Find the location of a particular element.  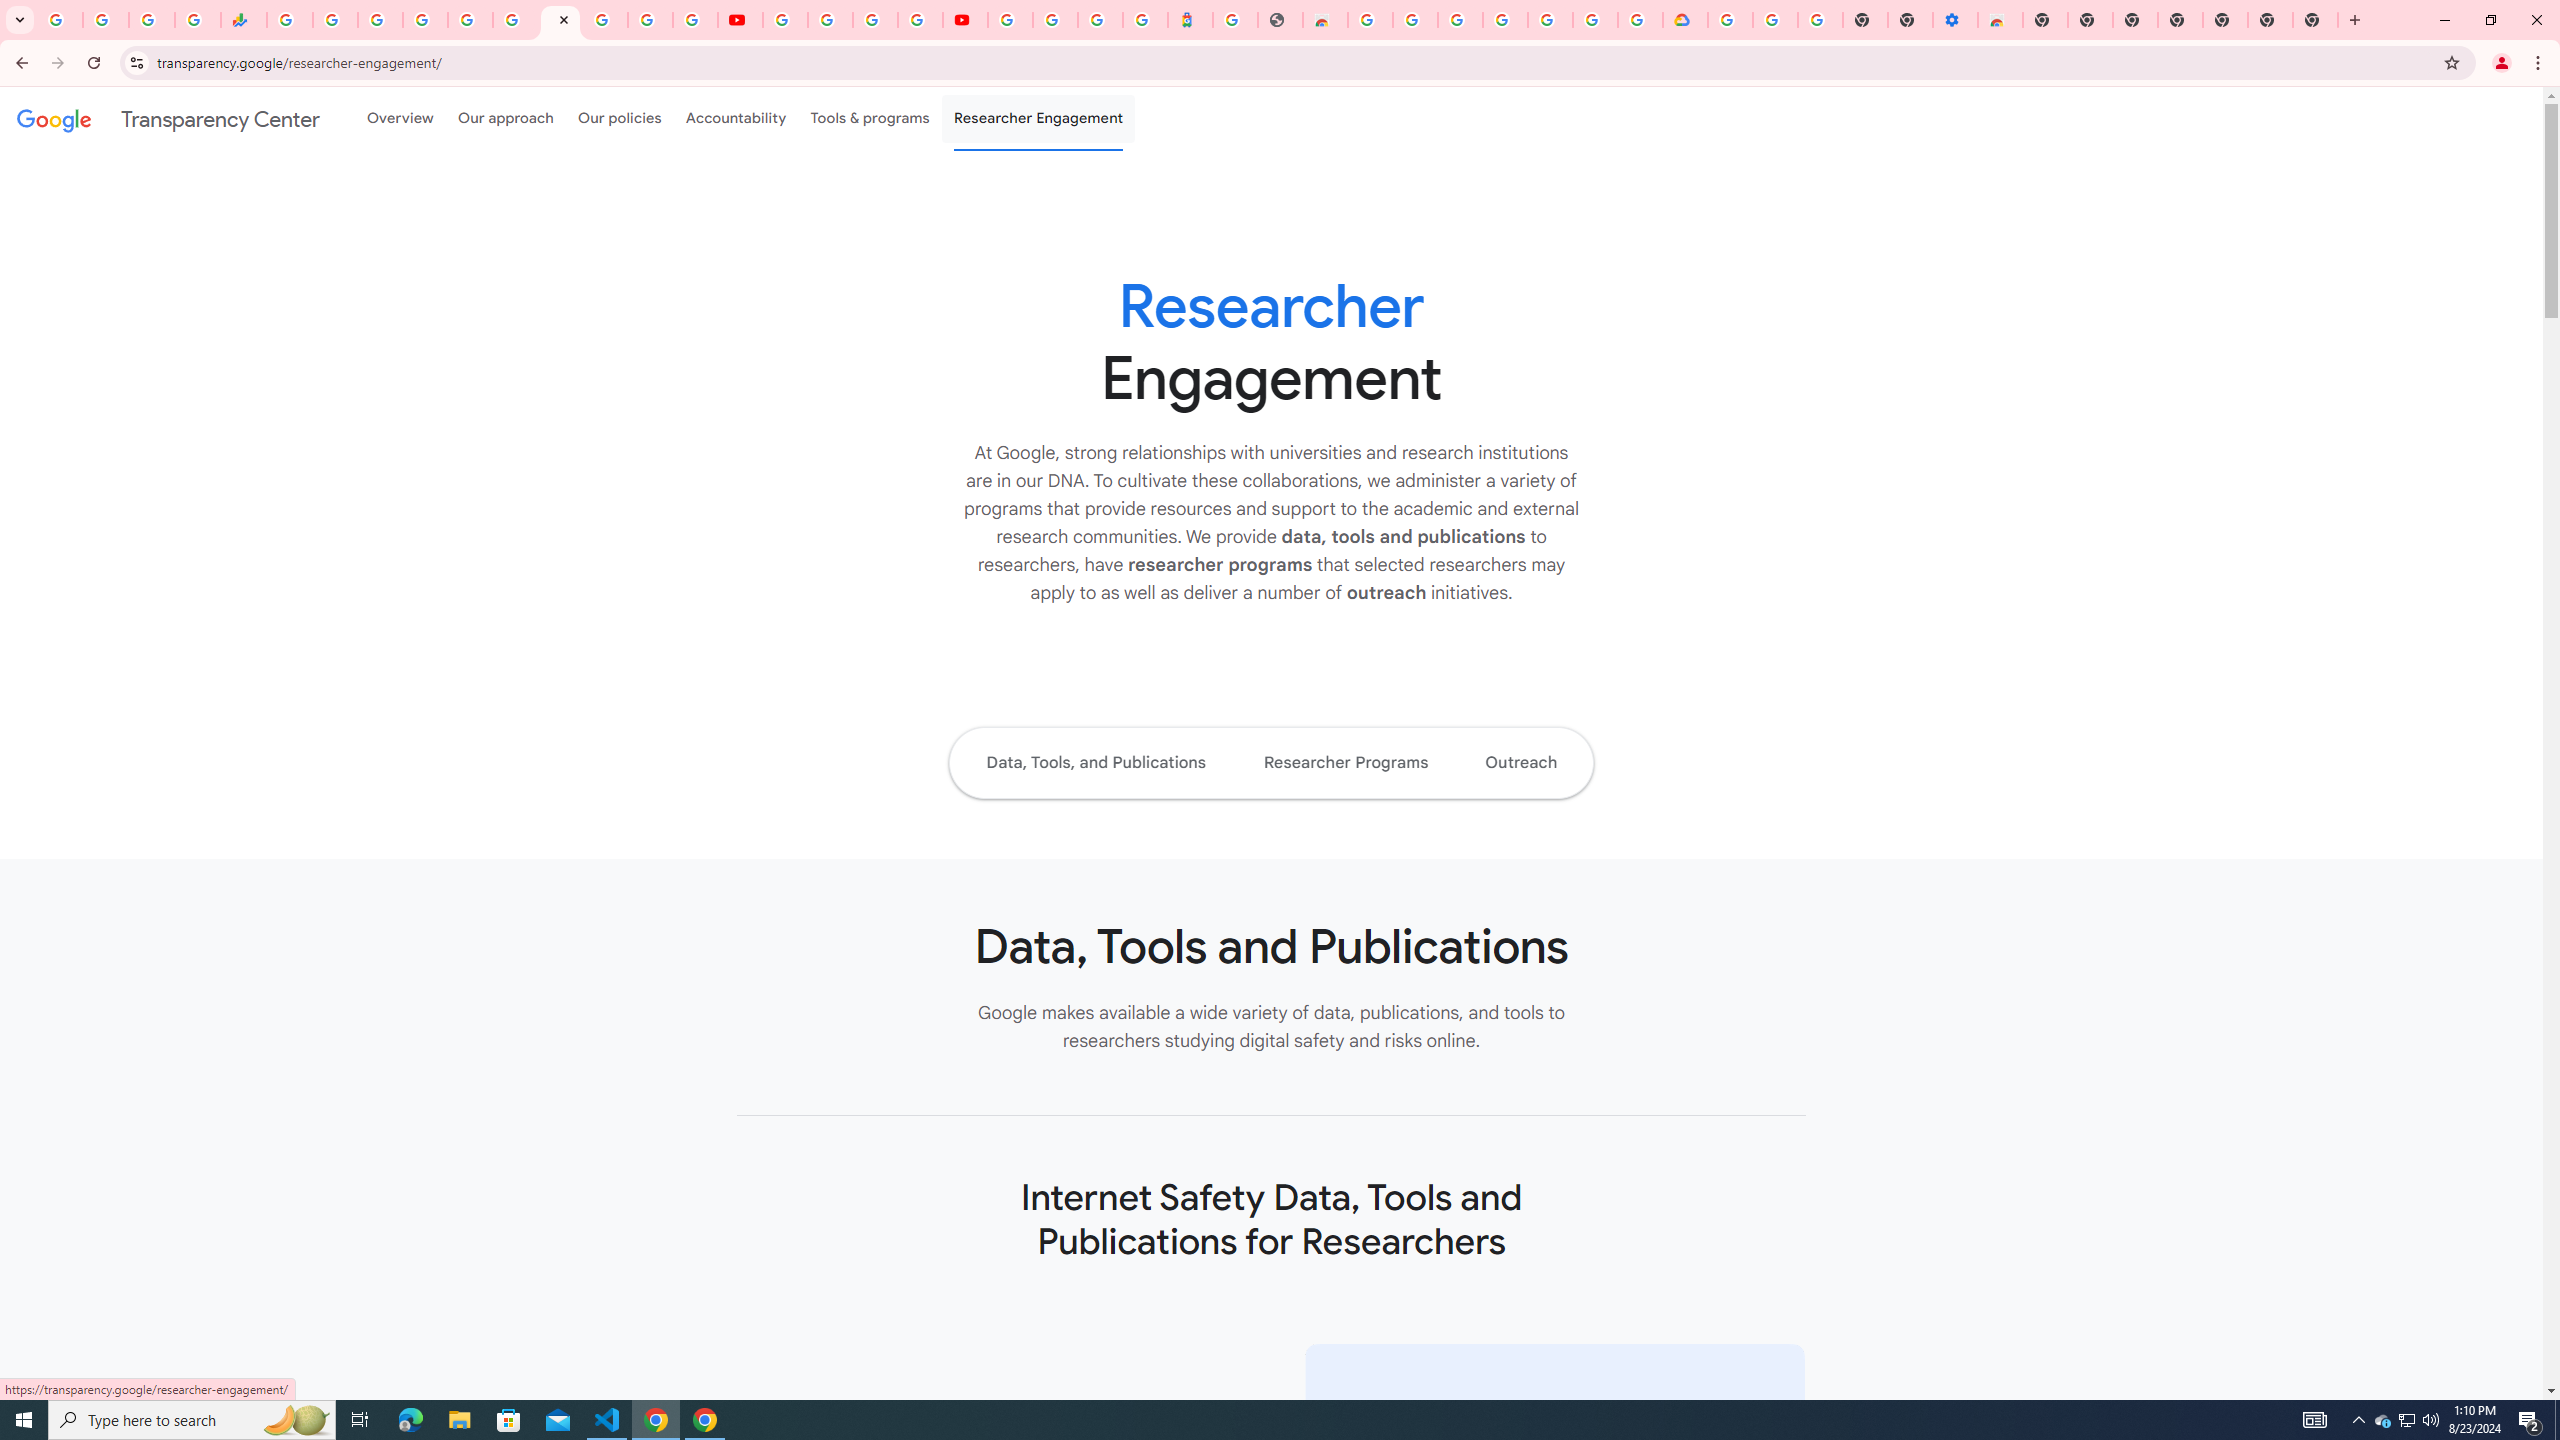

'New Tab' is located at coordinates (2315, 19).